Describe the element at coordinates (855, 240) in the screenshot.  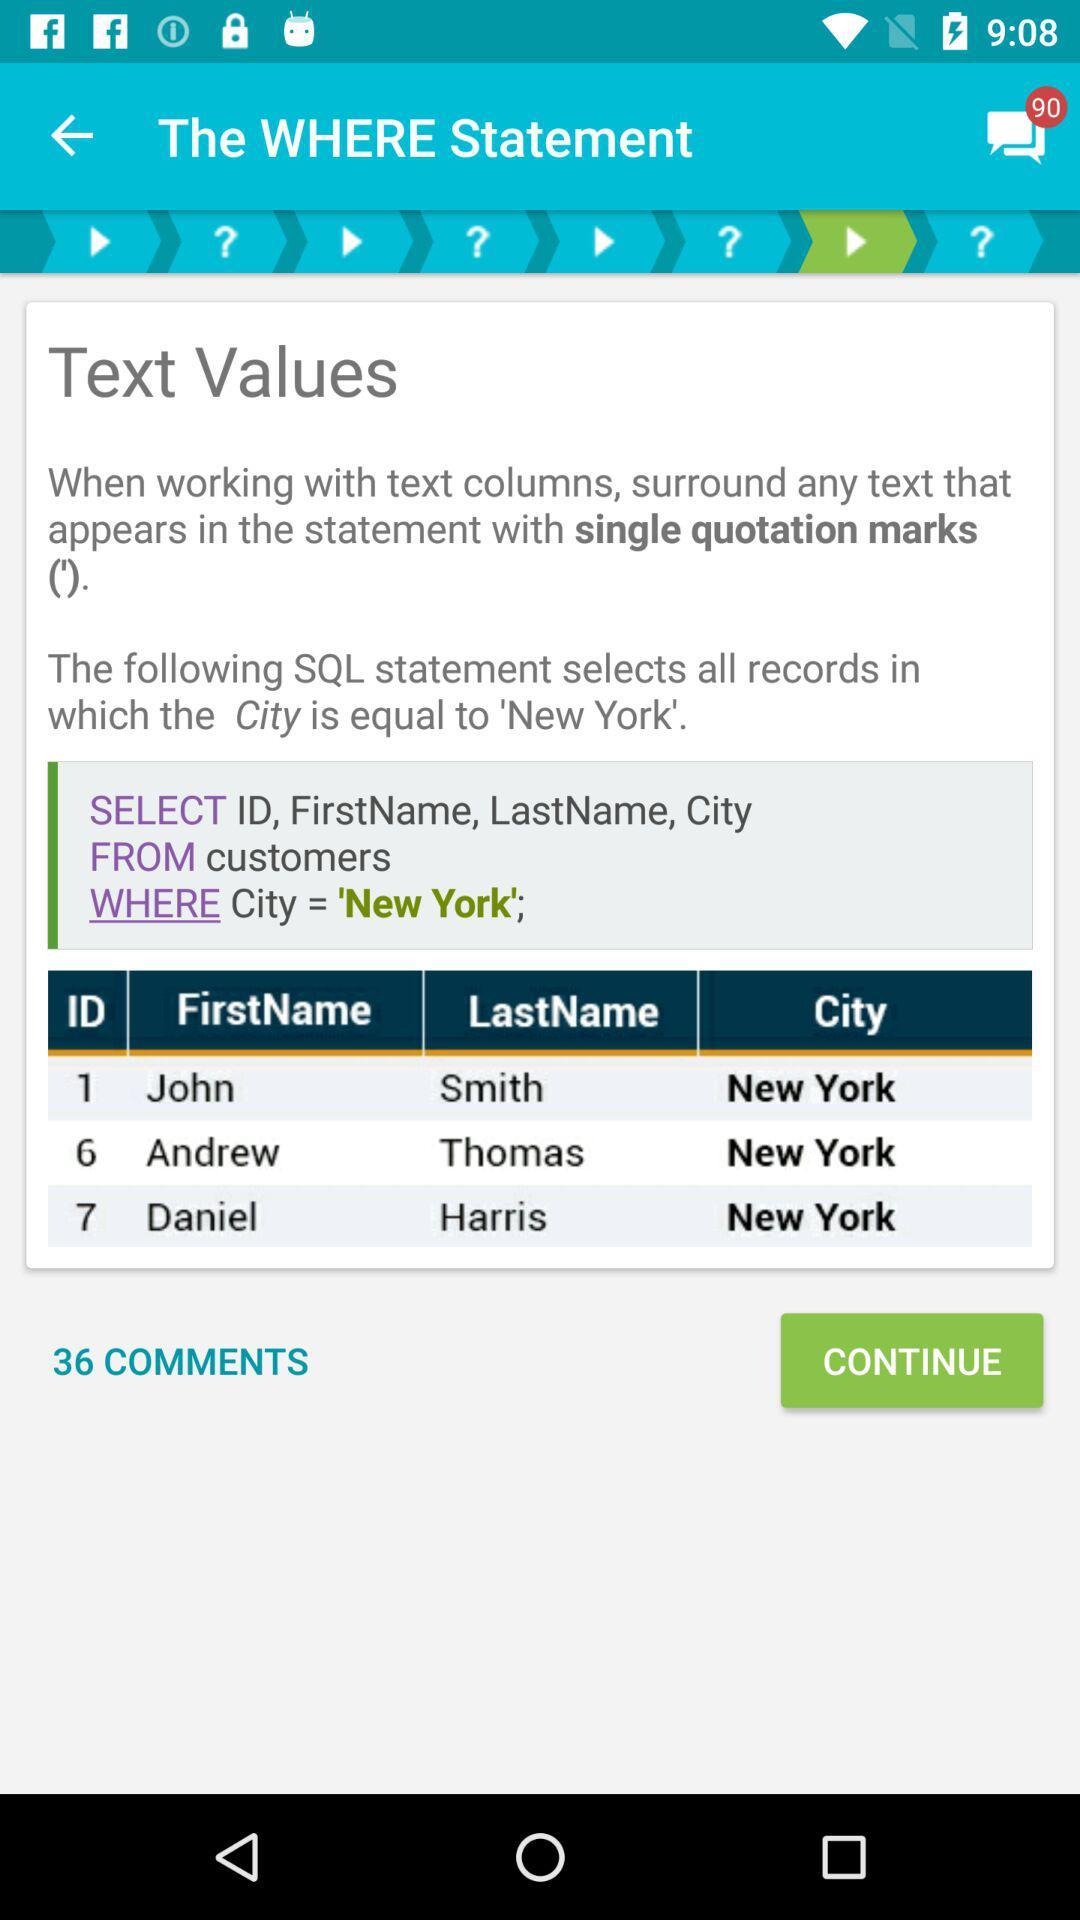
I see `go forward` at that location.